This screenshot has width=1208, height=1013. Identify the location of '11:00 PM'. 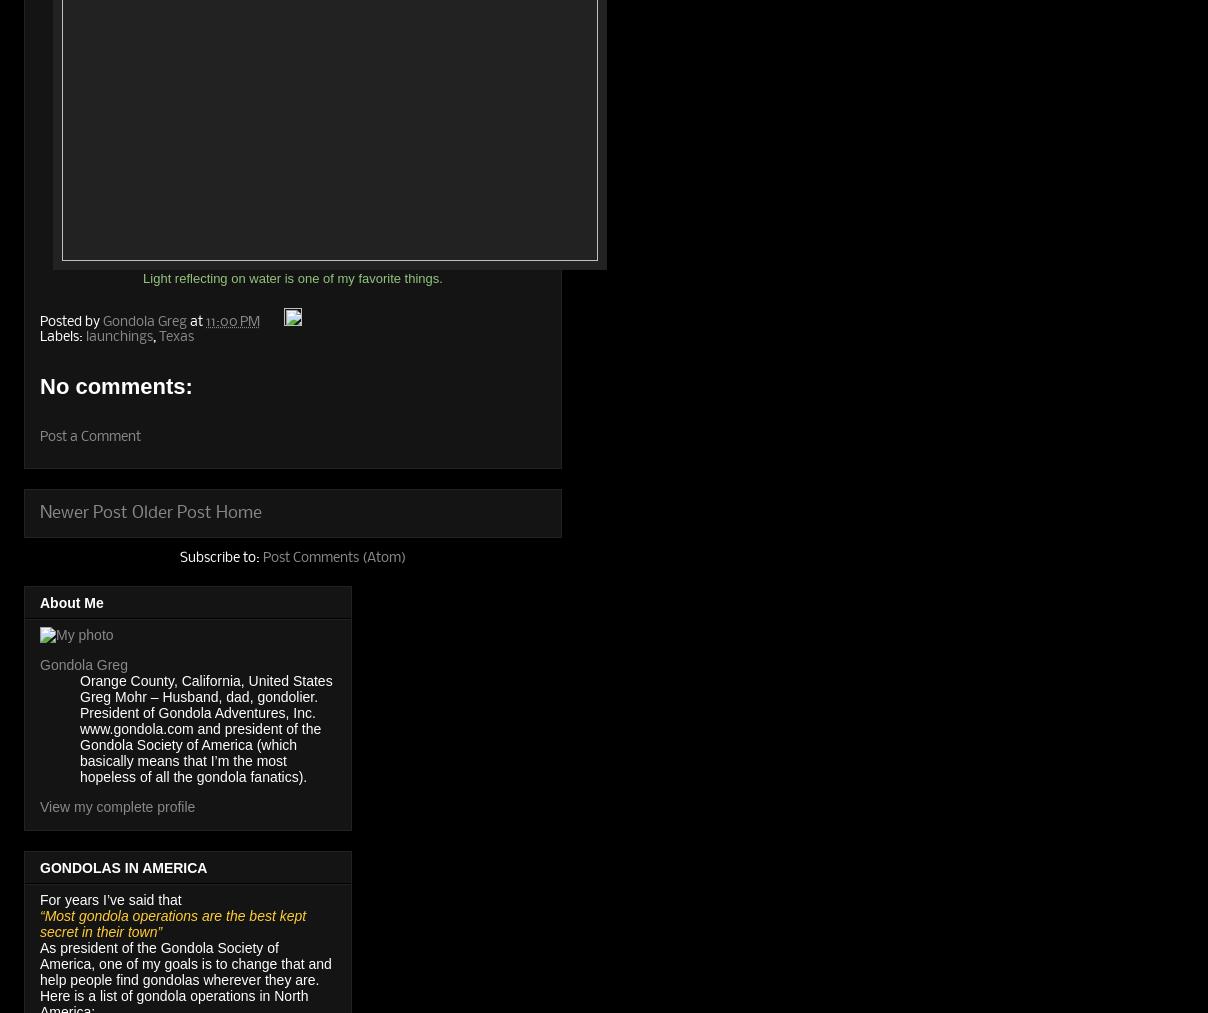
(233, 322).